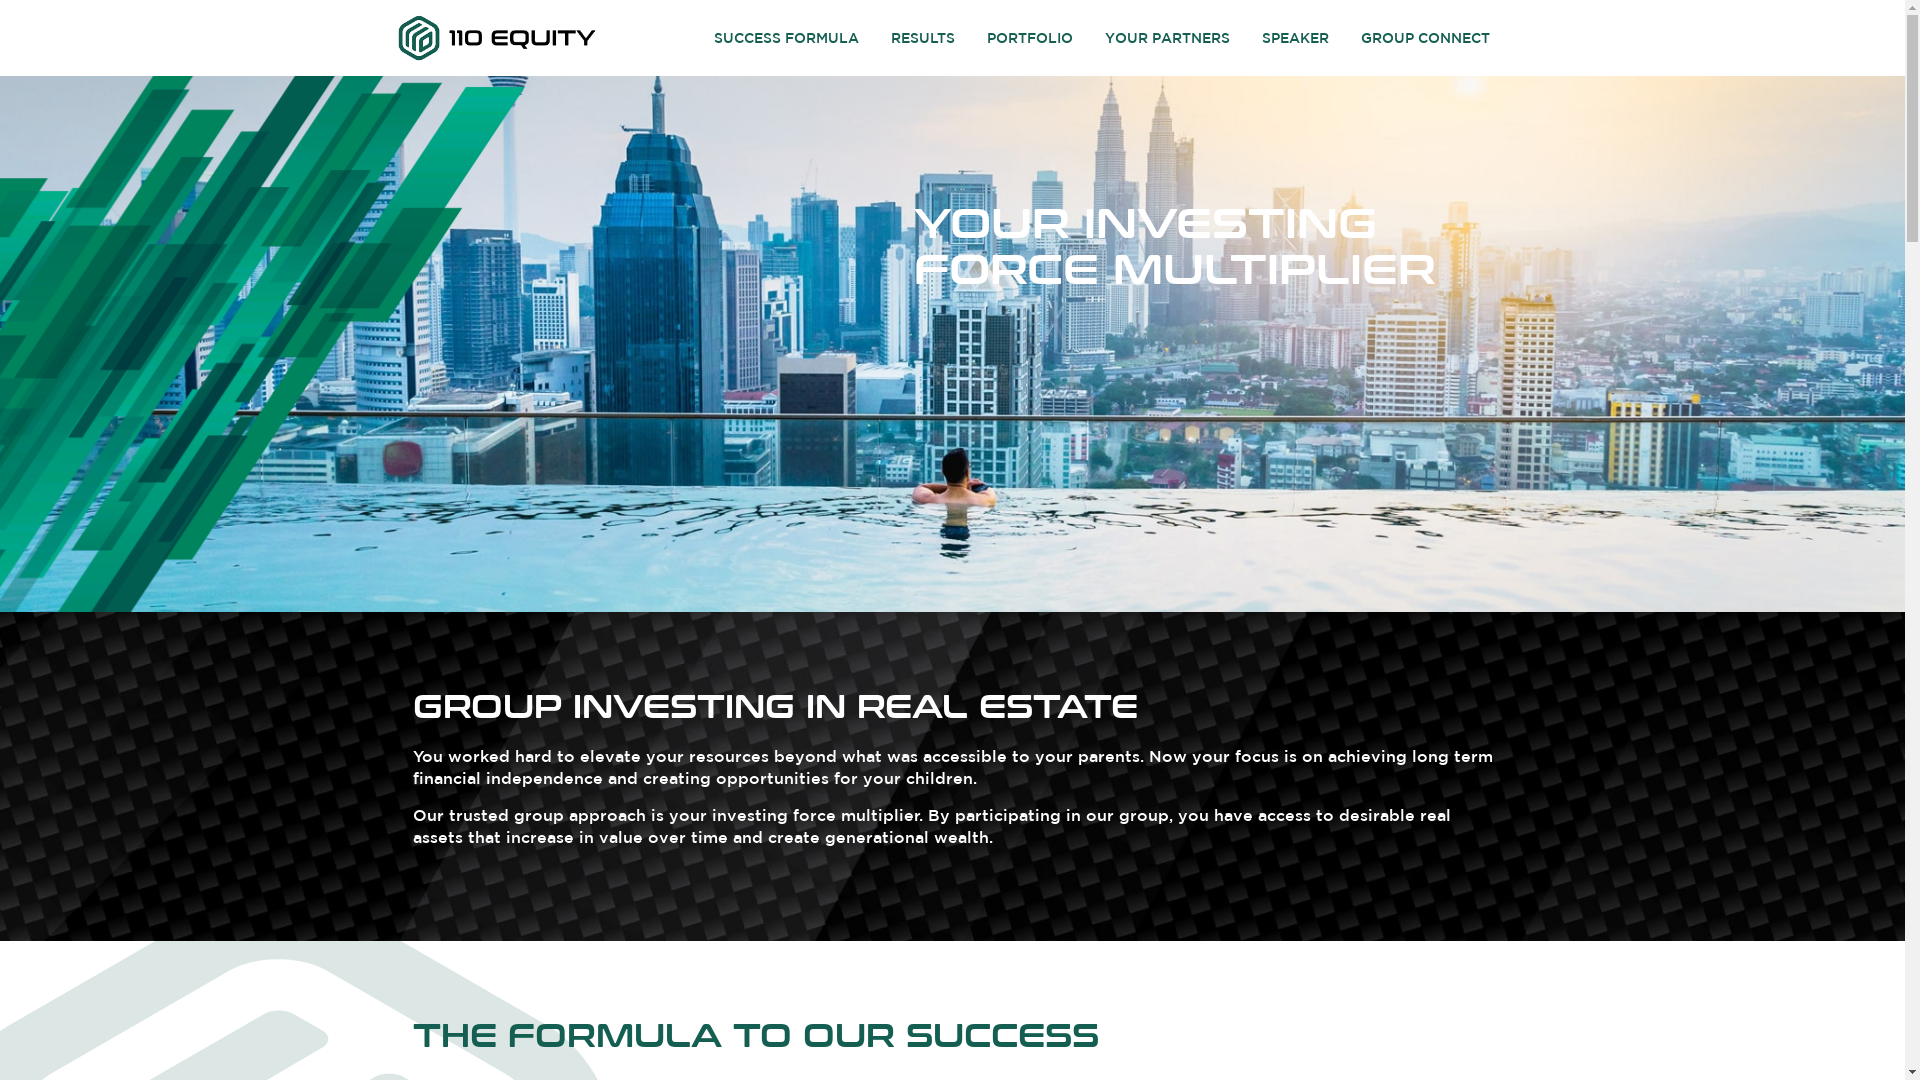  Describe the element at coordinates (700, 38) in the screenshot. I see `'SUCCESS FORMULA'` at that location.